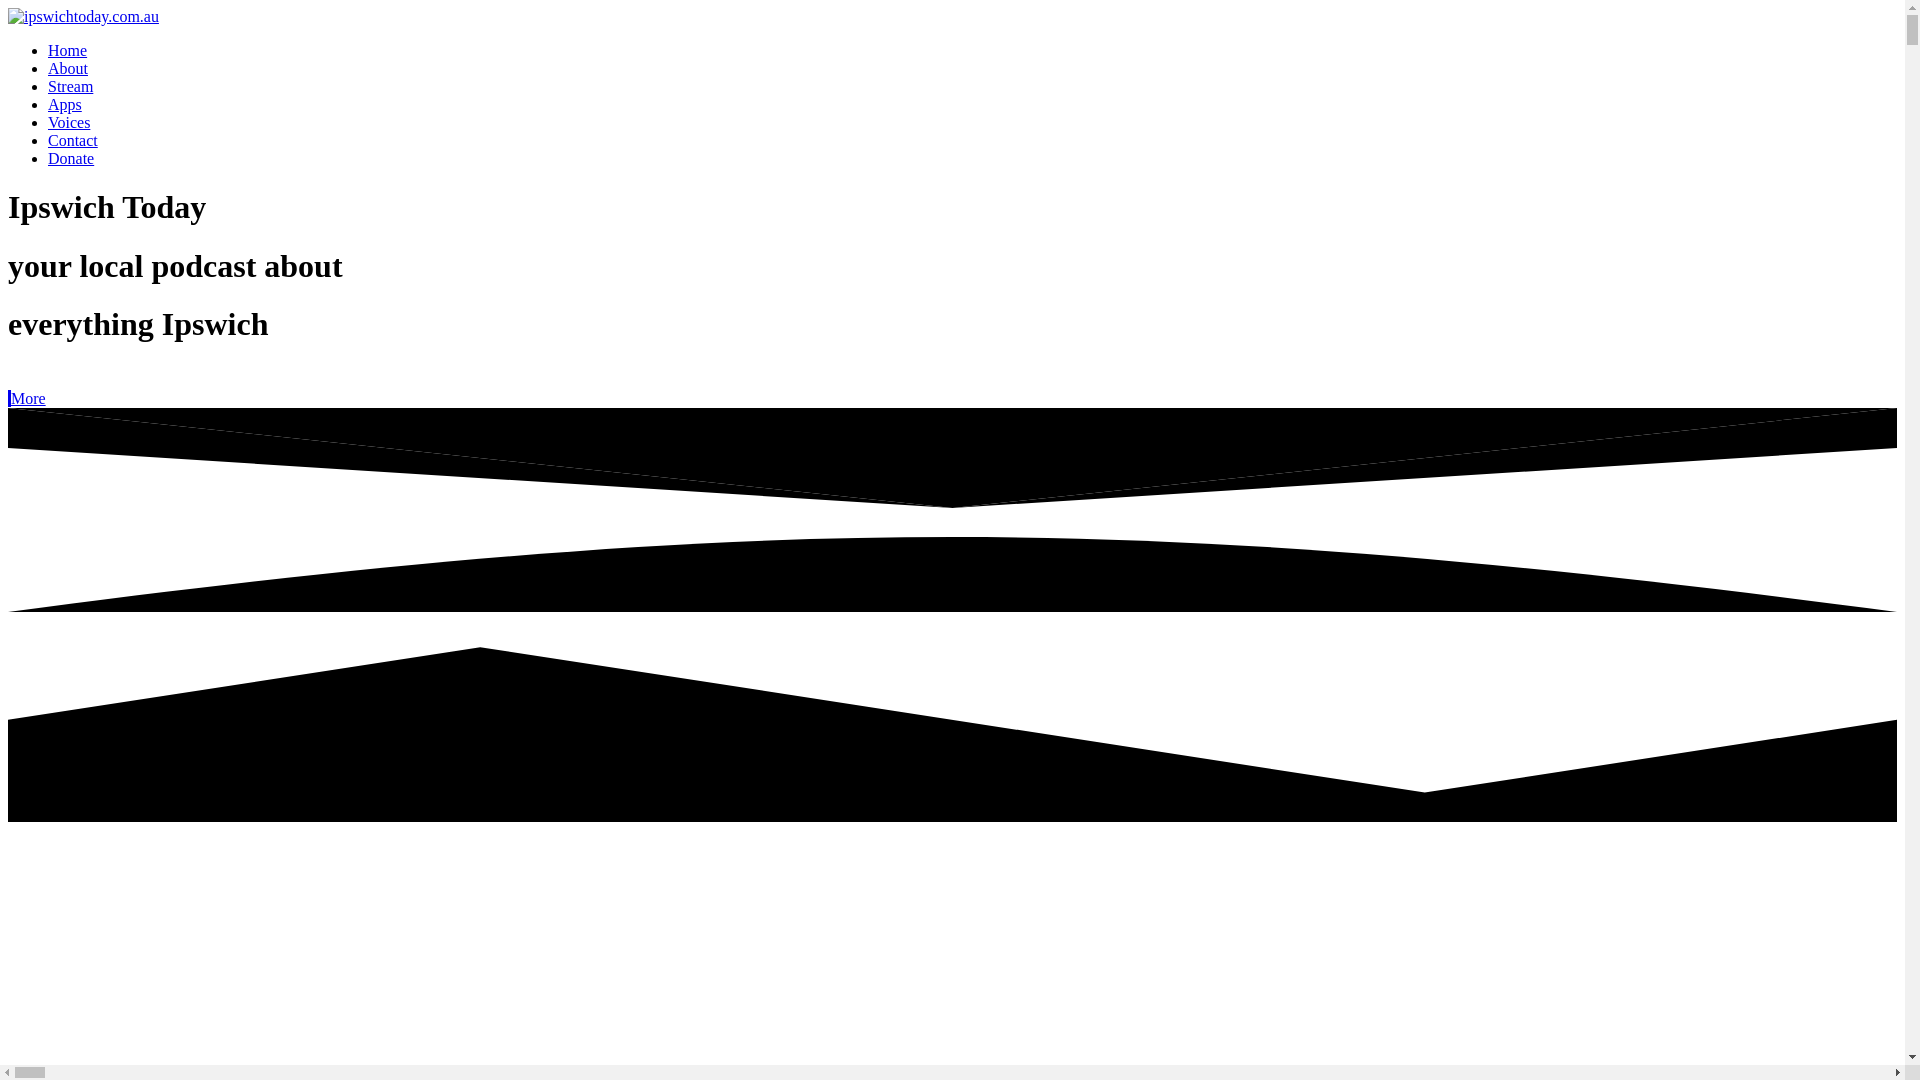  What do you see at coordinates (67, 49) in the screenshot?
I see `'Home'` at bounding box center [67, 49].